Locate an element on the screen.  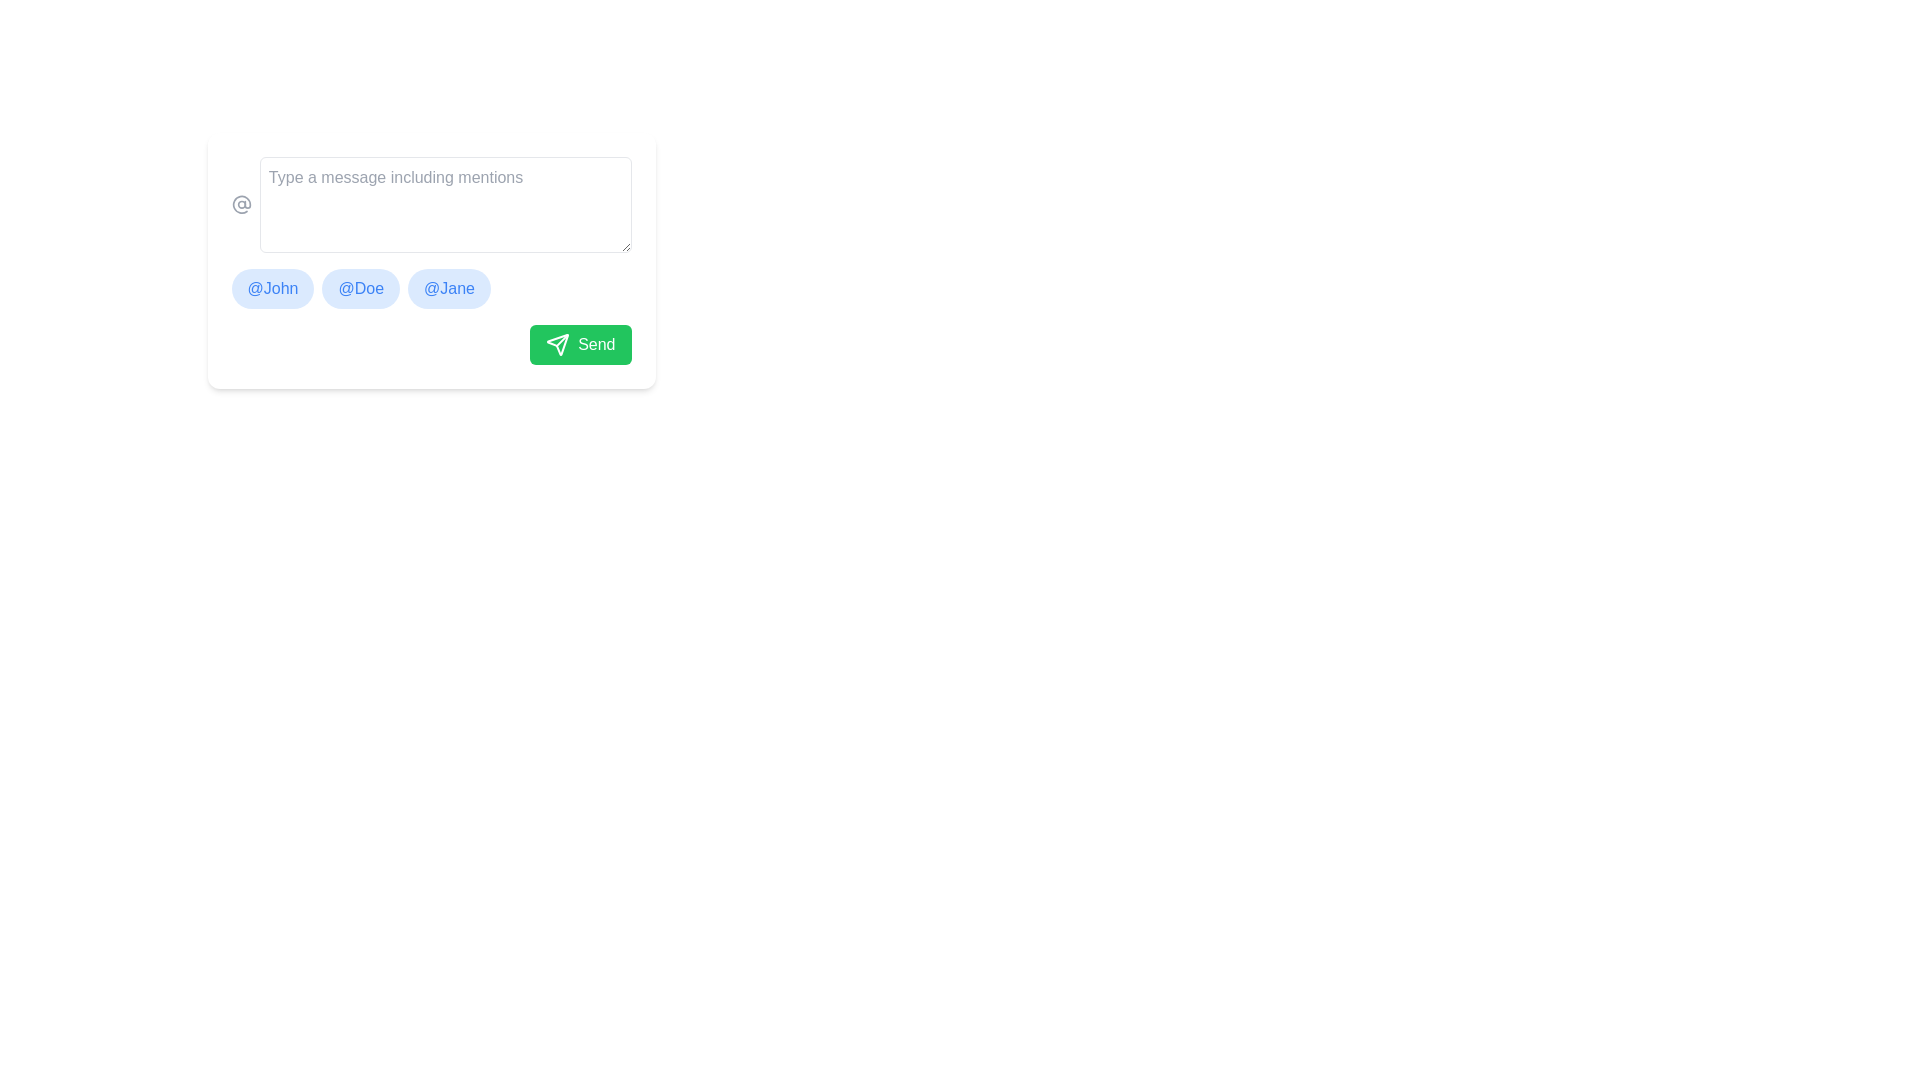
the '@John' mention button for accessibility navigation is located at coordinates (272, 289).